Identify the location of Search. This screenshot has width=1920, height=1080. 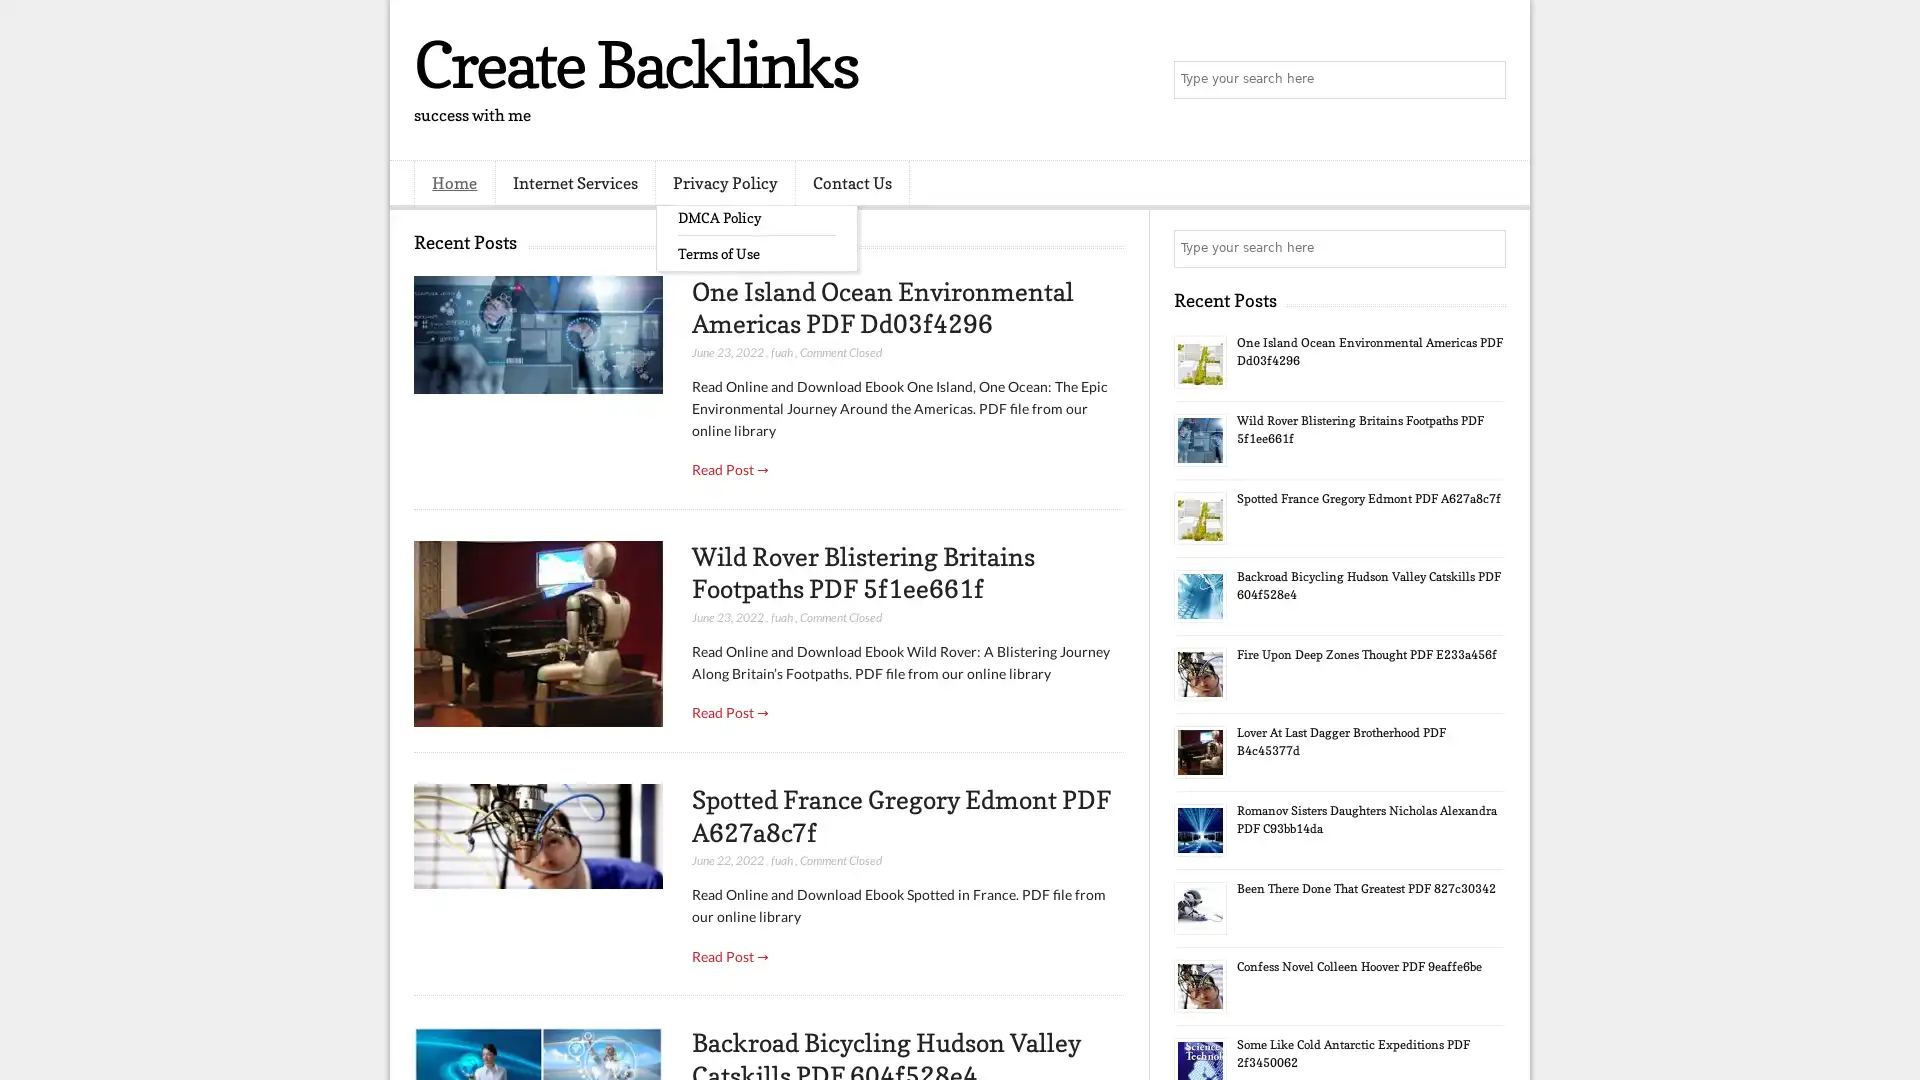
(1485, 248).